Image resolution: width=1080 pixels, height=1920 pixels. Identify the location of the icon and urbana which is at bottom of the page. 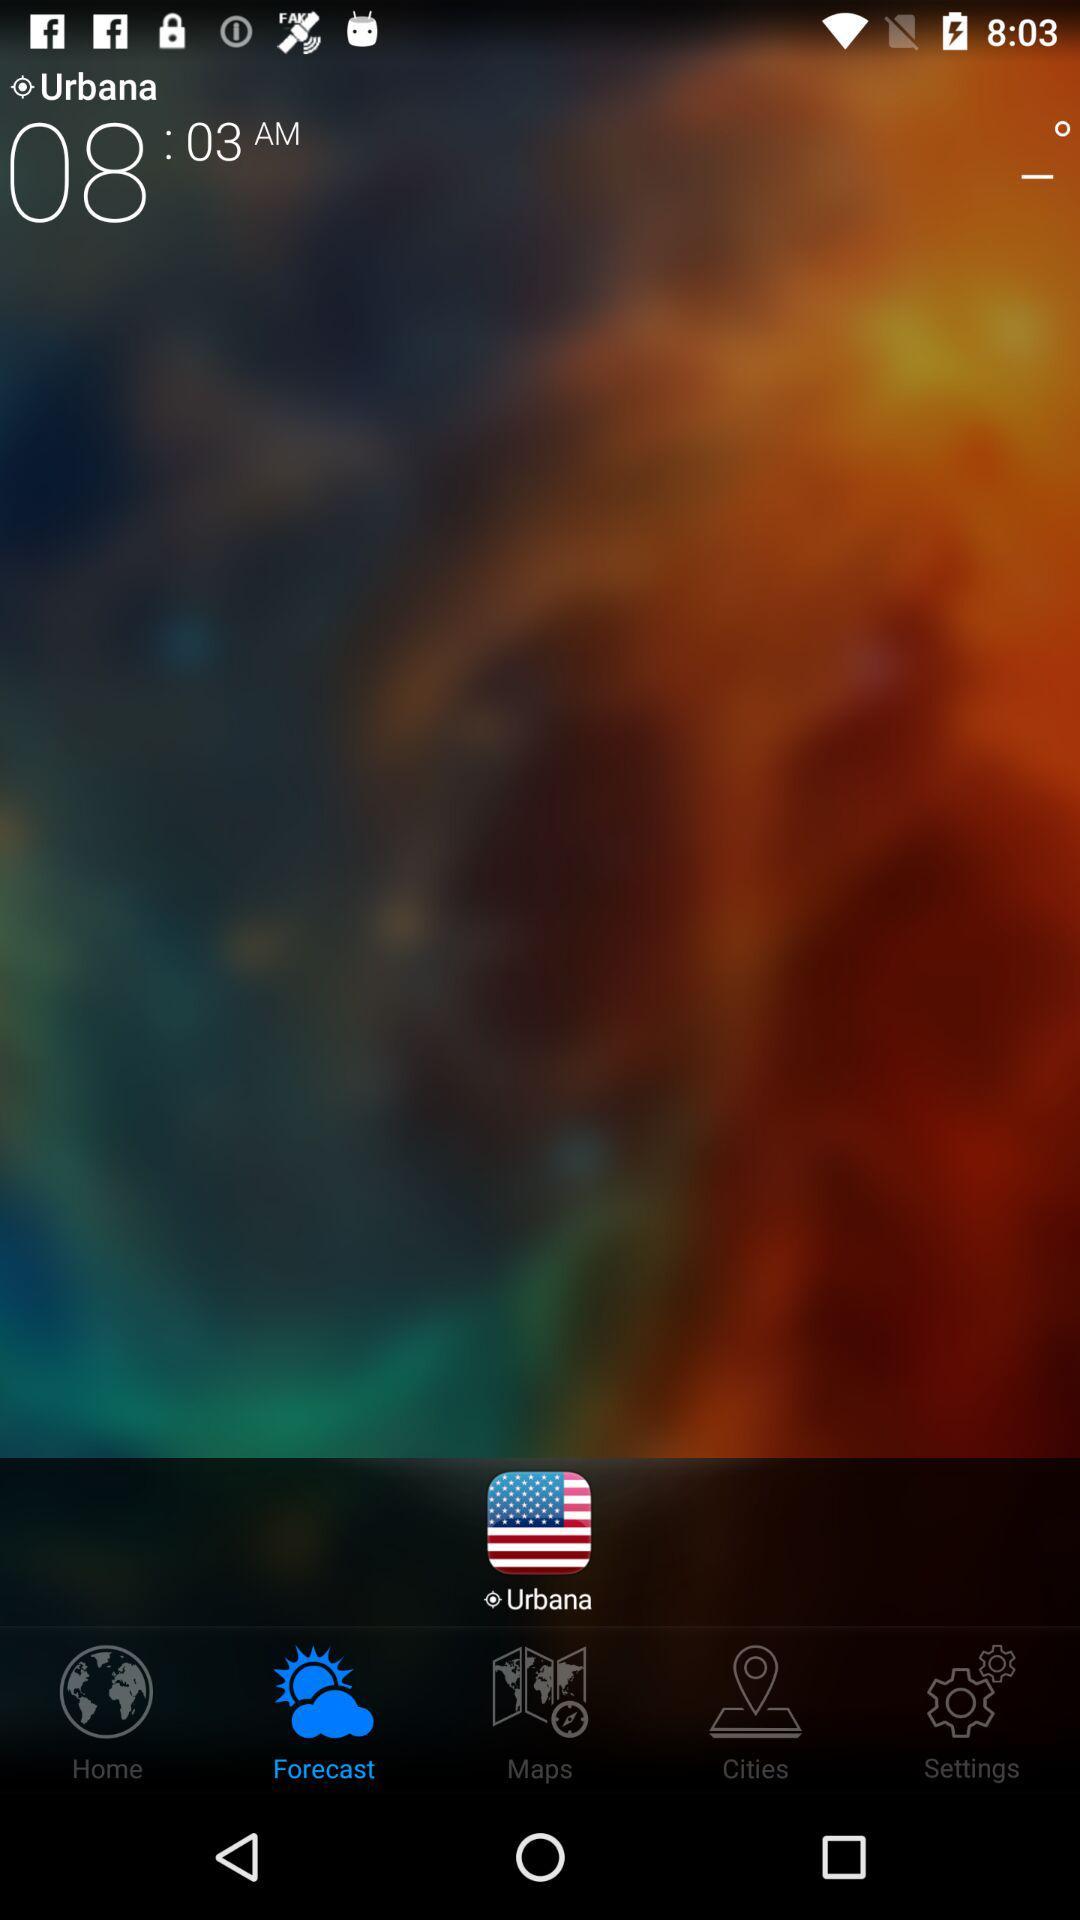
(538, 1540).